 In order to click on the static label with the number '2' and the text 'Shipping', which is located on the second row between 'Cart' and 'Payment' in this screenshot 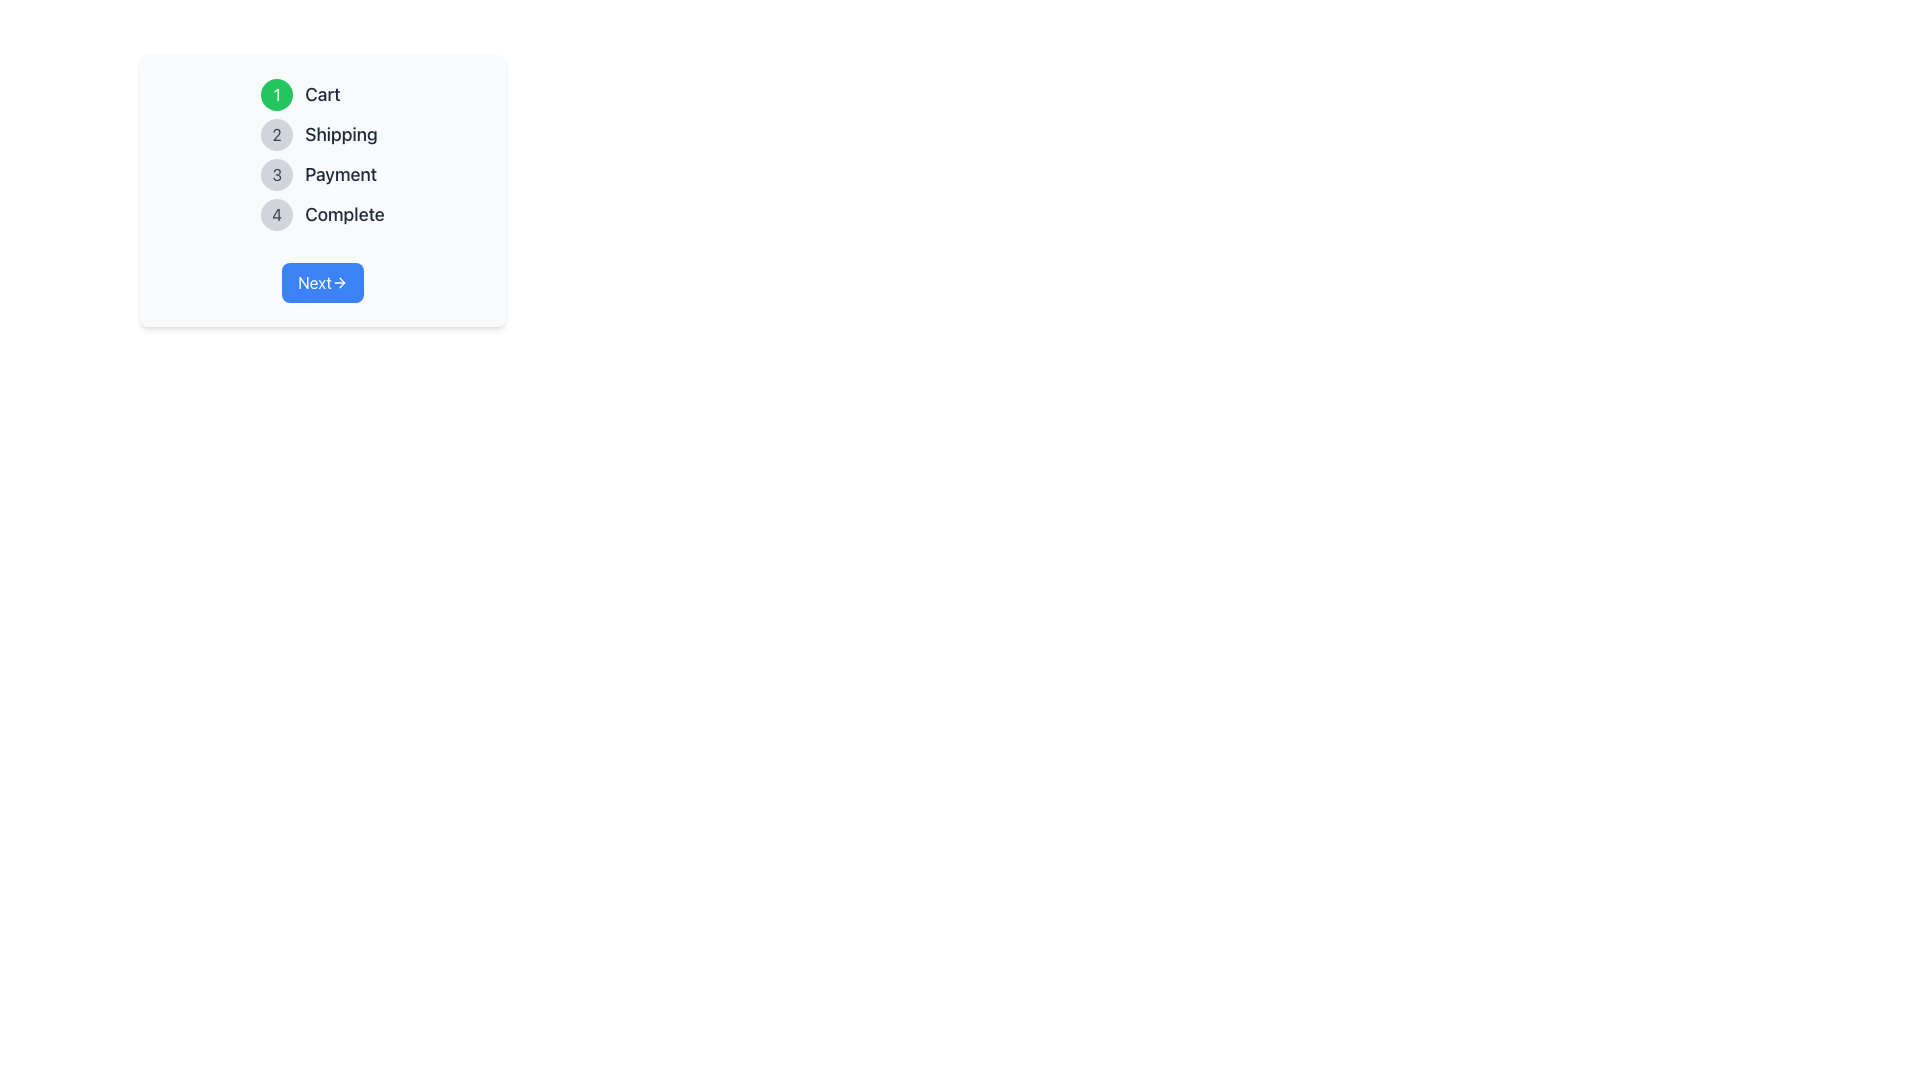, I will do `click(322, 135)`.